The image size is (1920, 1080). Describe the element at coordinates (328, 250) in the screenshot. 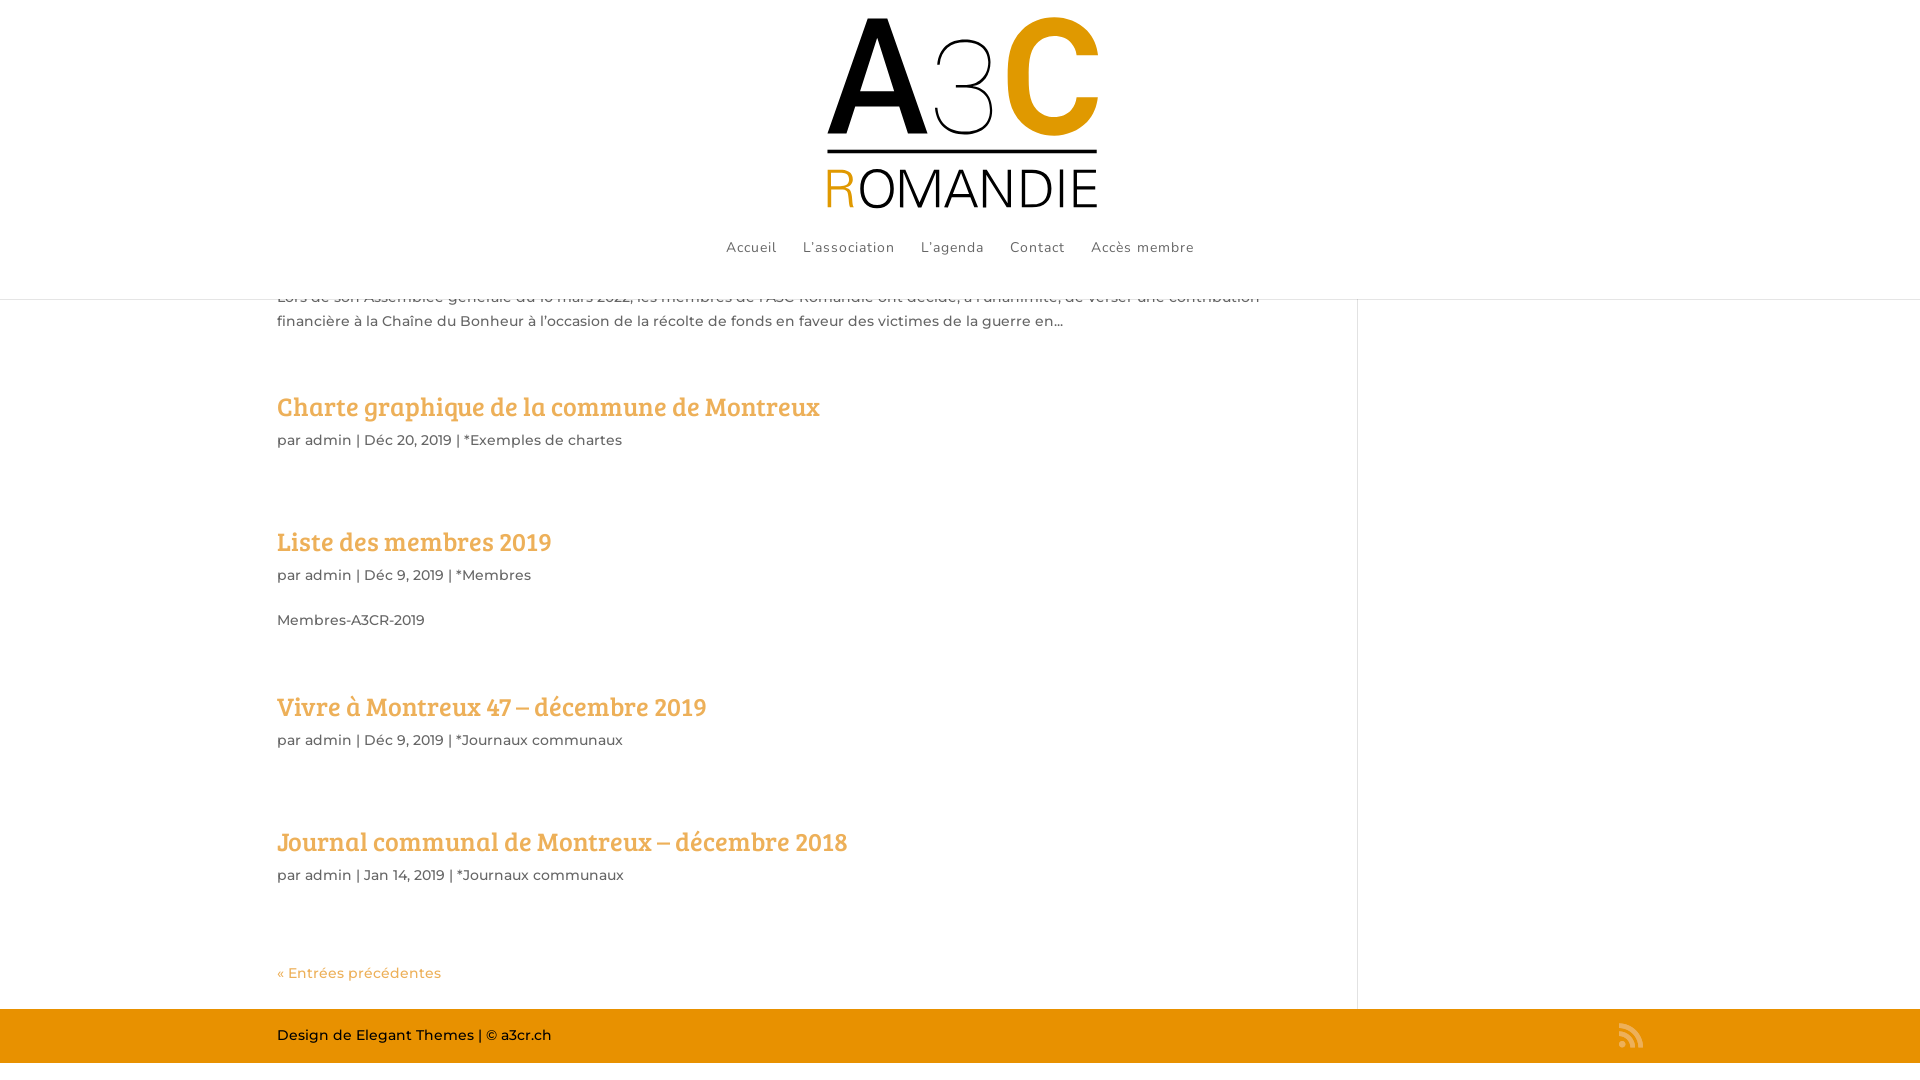

I see `'admin'` at that location.